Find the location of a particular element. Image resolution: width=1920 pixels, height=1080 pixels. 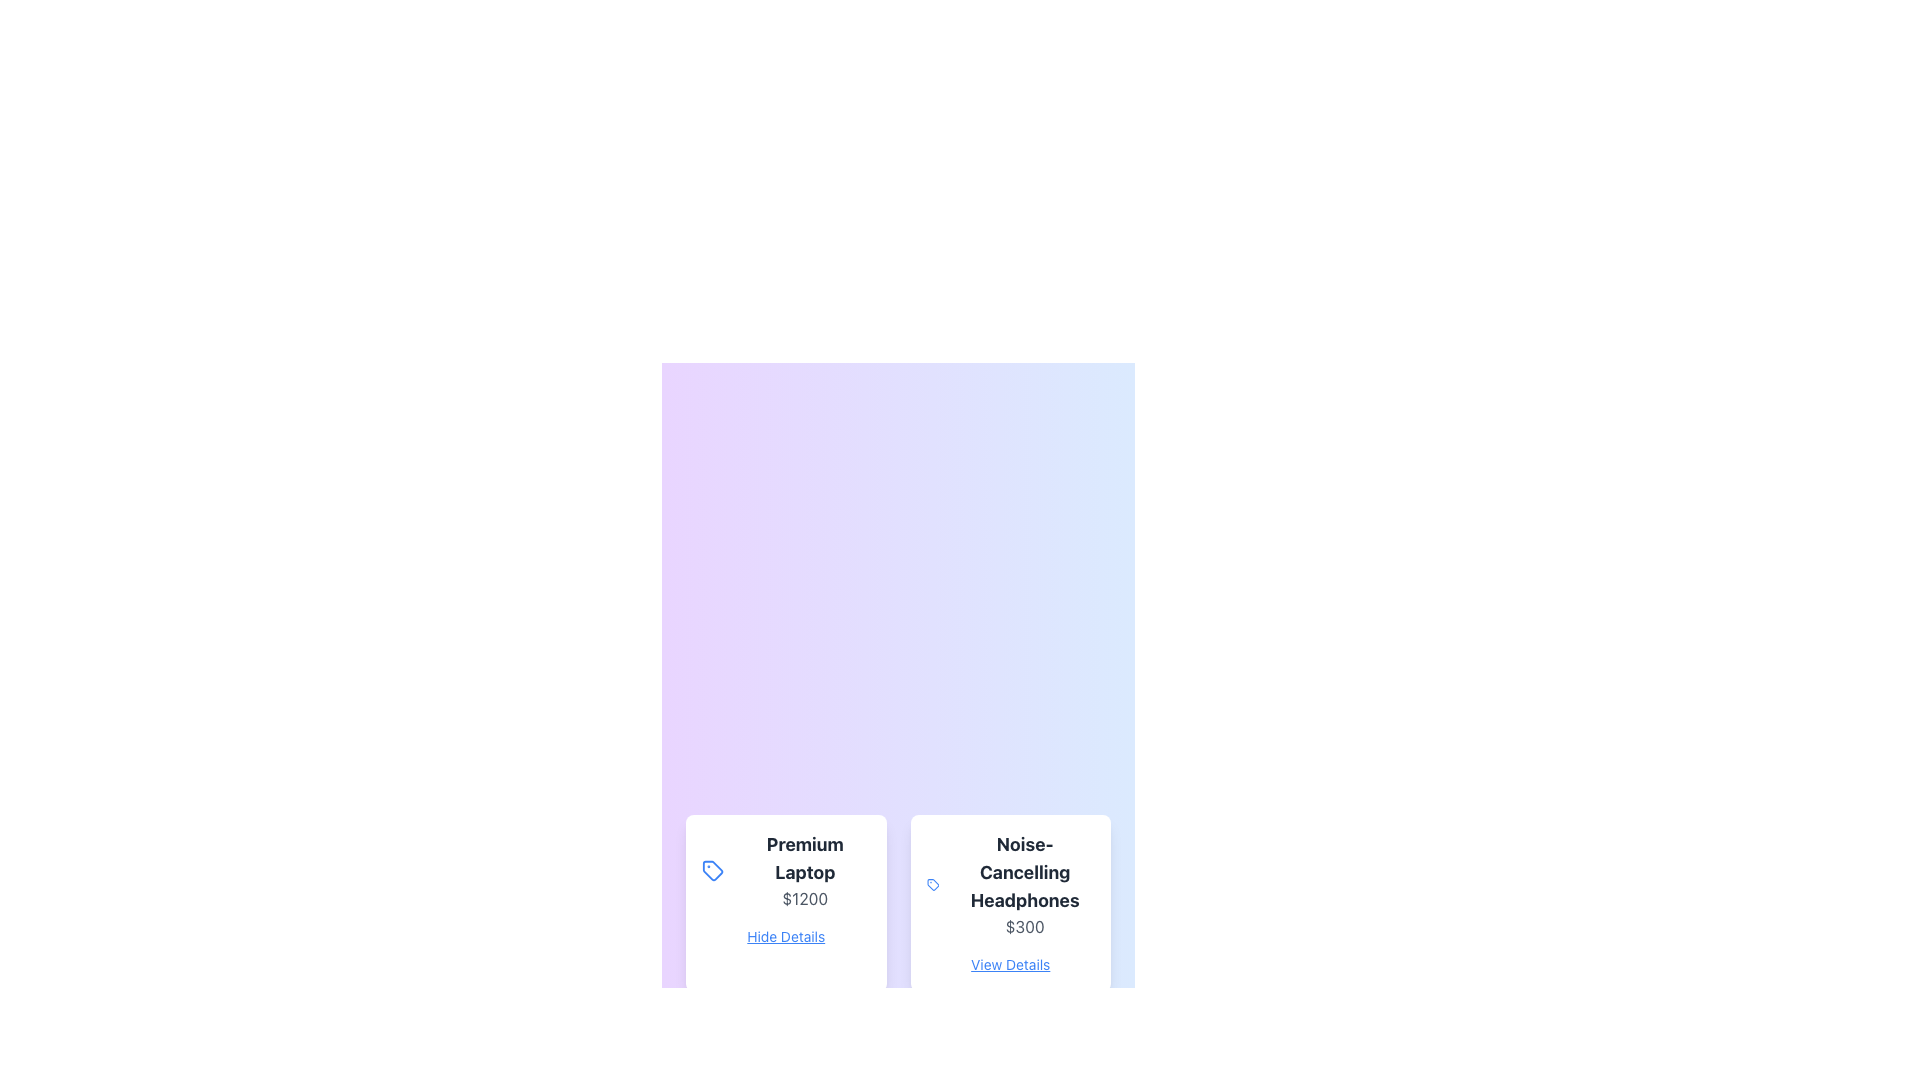

the first card in the grid layout that displays details about the 'Premium Laptop' is located at coordinates (785, 902).